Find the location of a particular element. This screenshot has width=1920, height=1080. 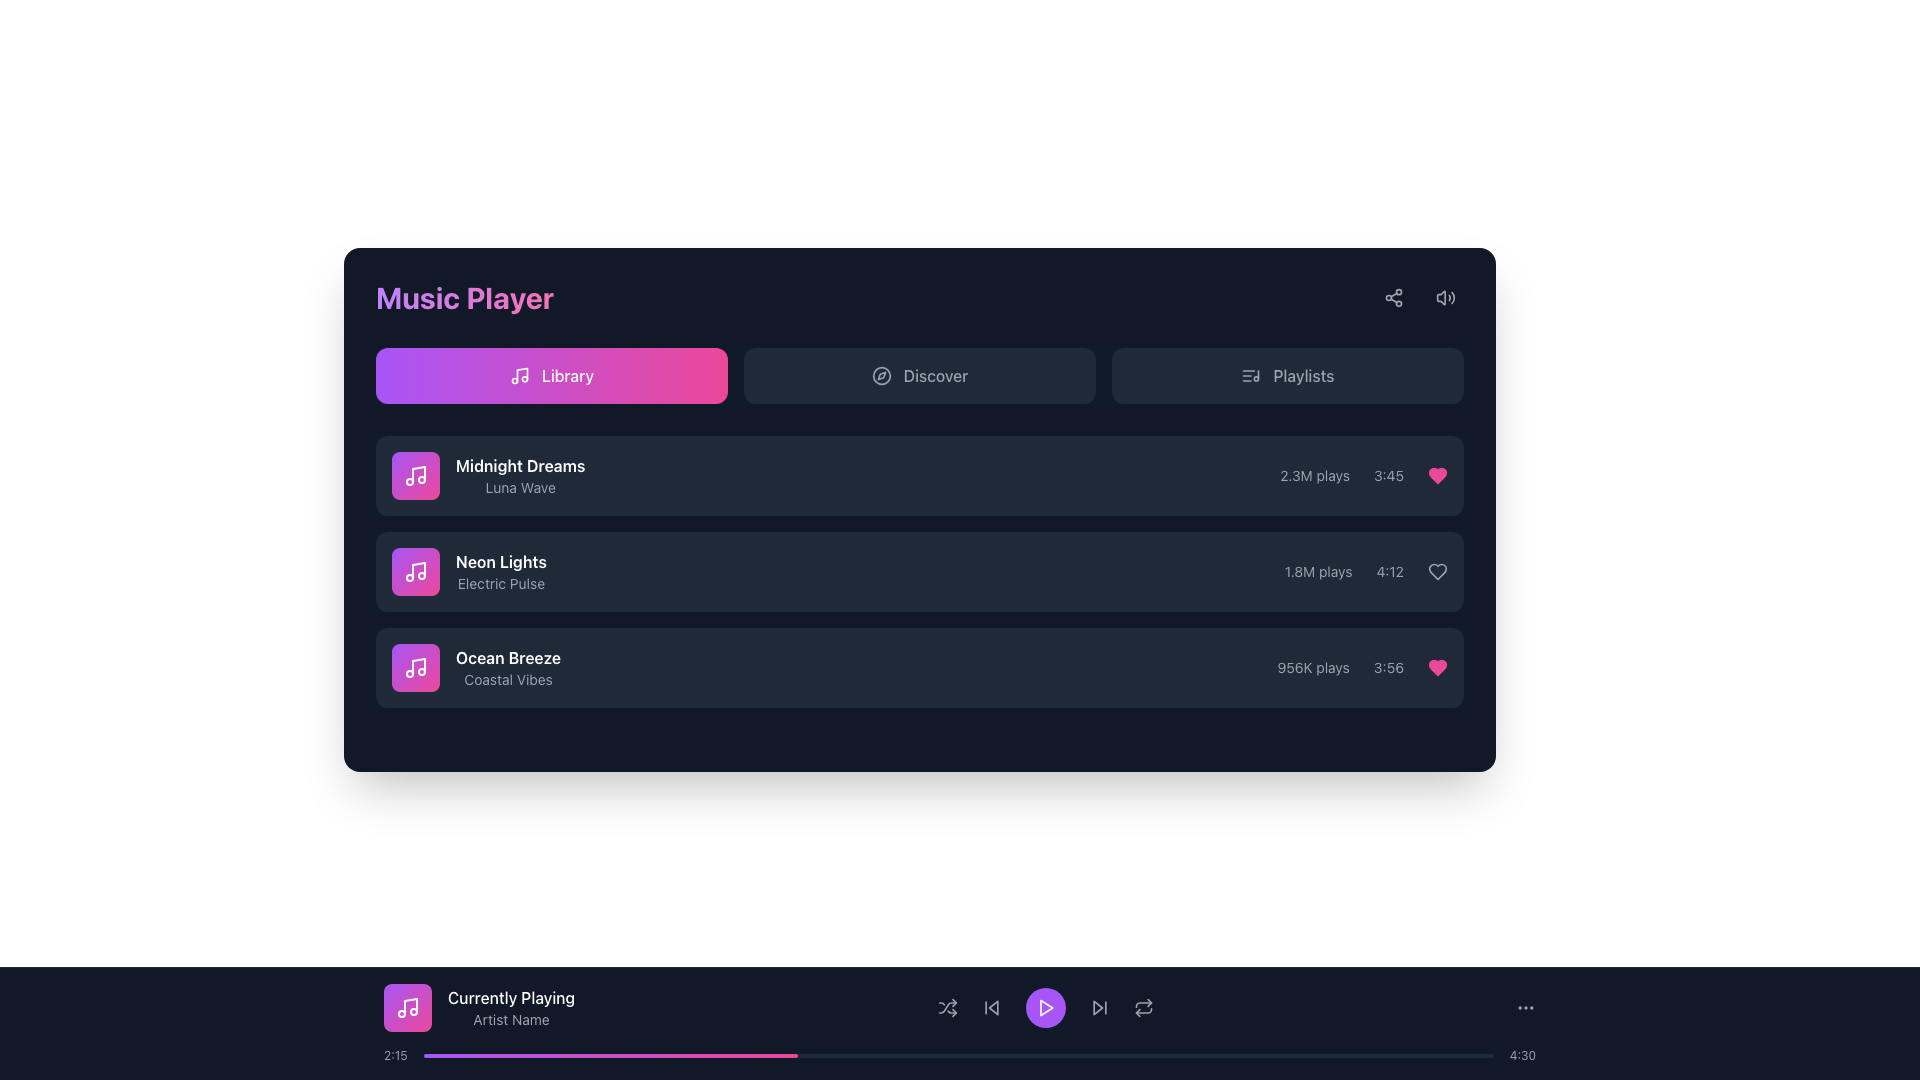

the text label that reads 'Currently Playing' displayed in white font, which is part of the footer section of the music player interface, located above the subtitle 'Artist Name' is located at coordinates (511, 998).